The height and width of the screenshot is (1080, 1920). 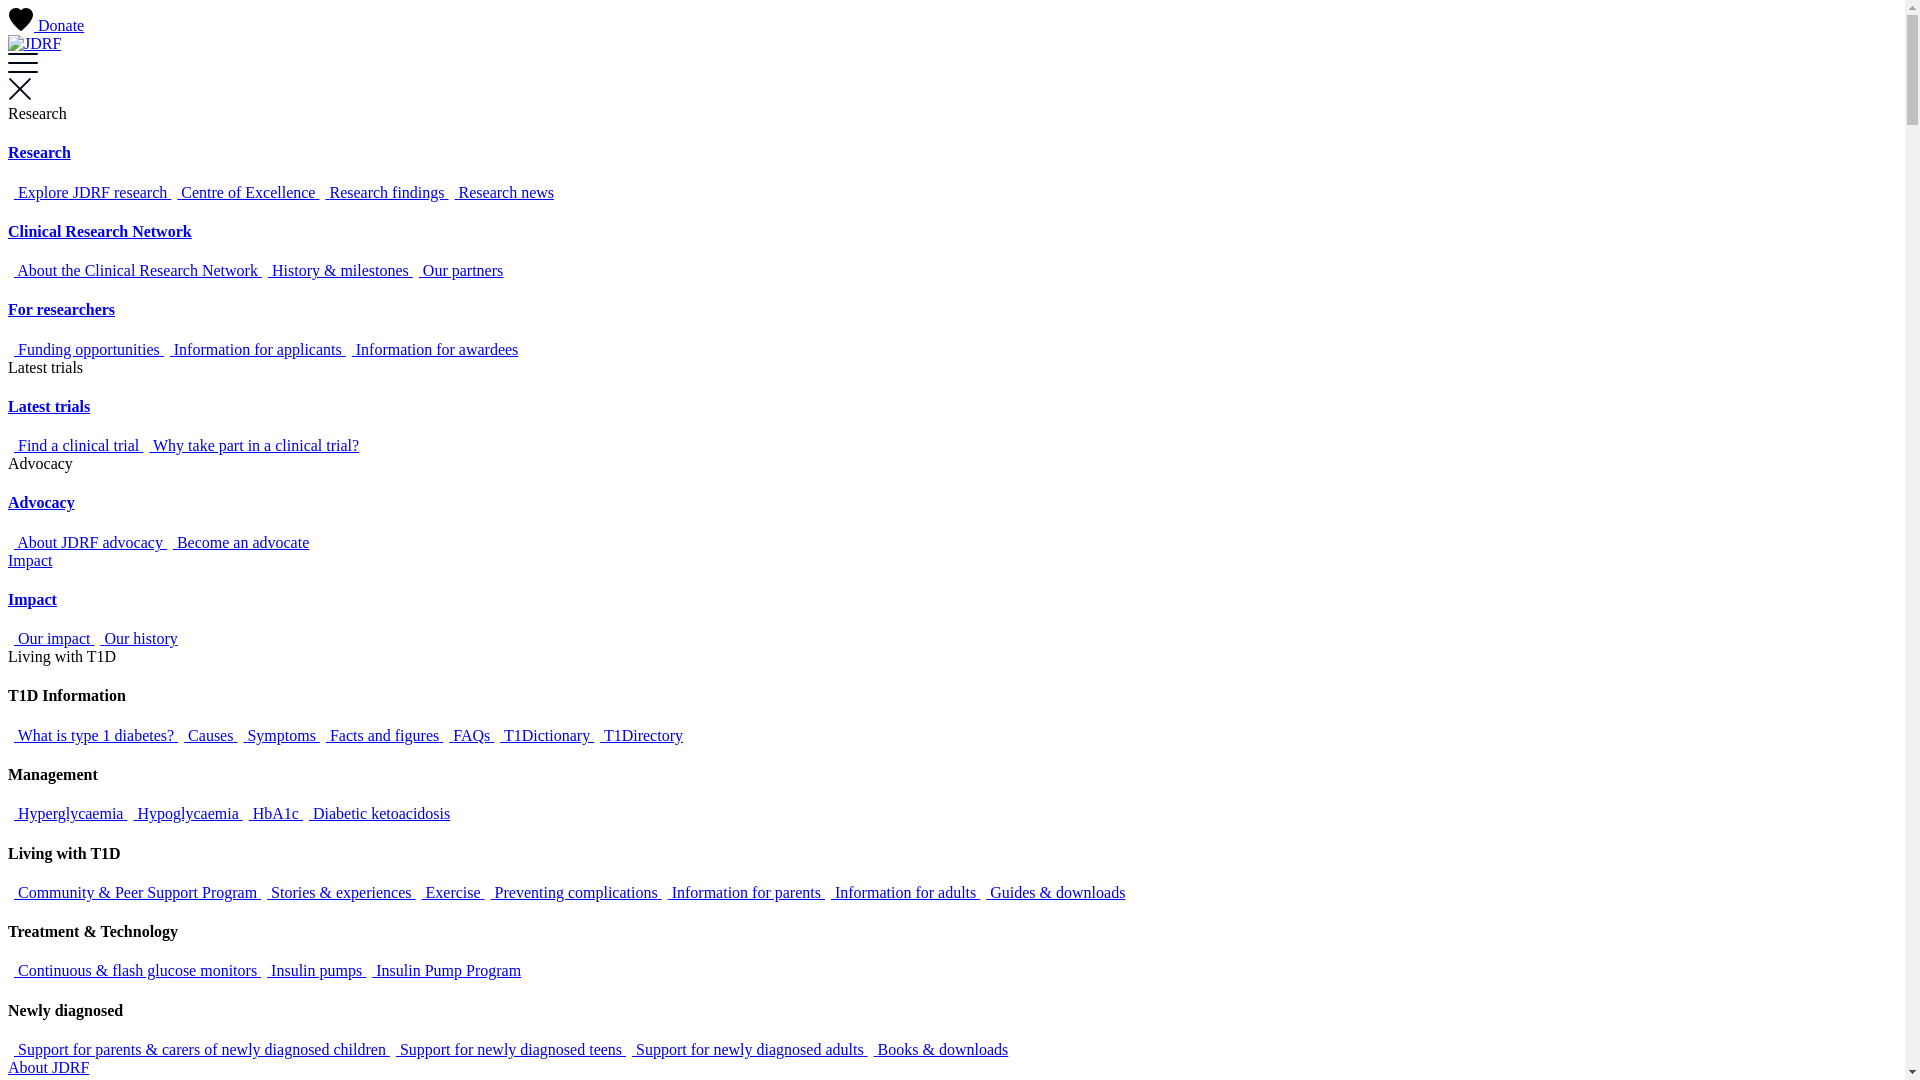 What do you see at coordinates (198, 1048) in the screenshot?
I see `'Support for parents & carers of newly diagnosed children'` at bounding box center [198, 1048].